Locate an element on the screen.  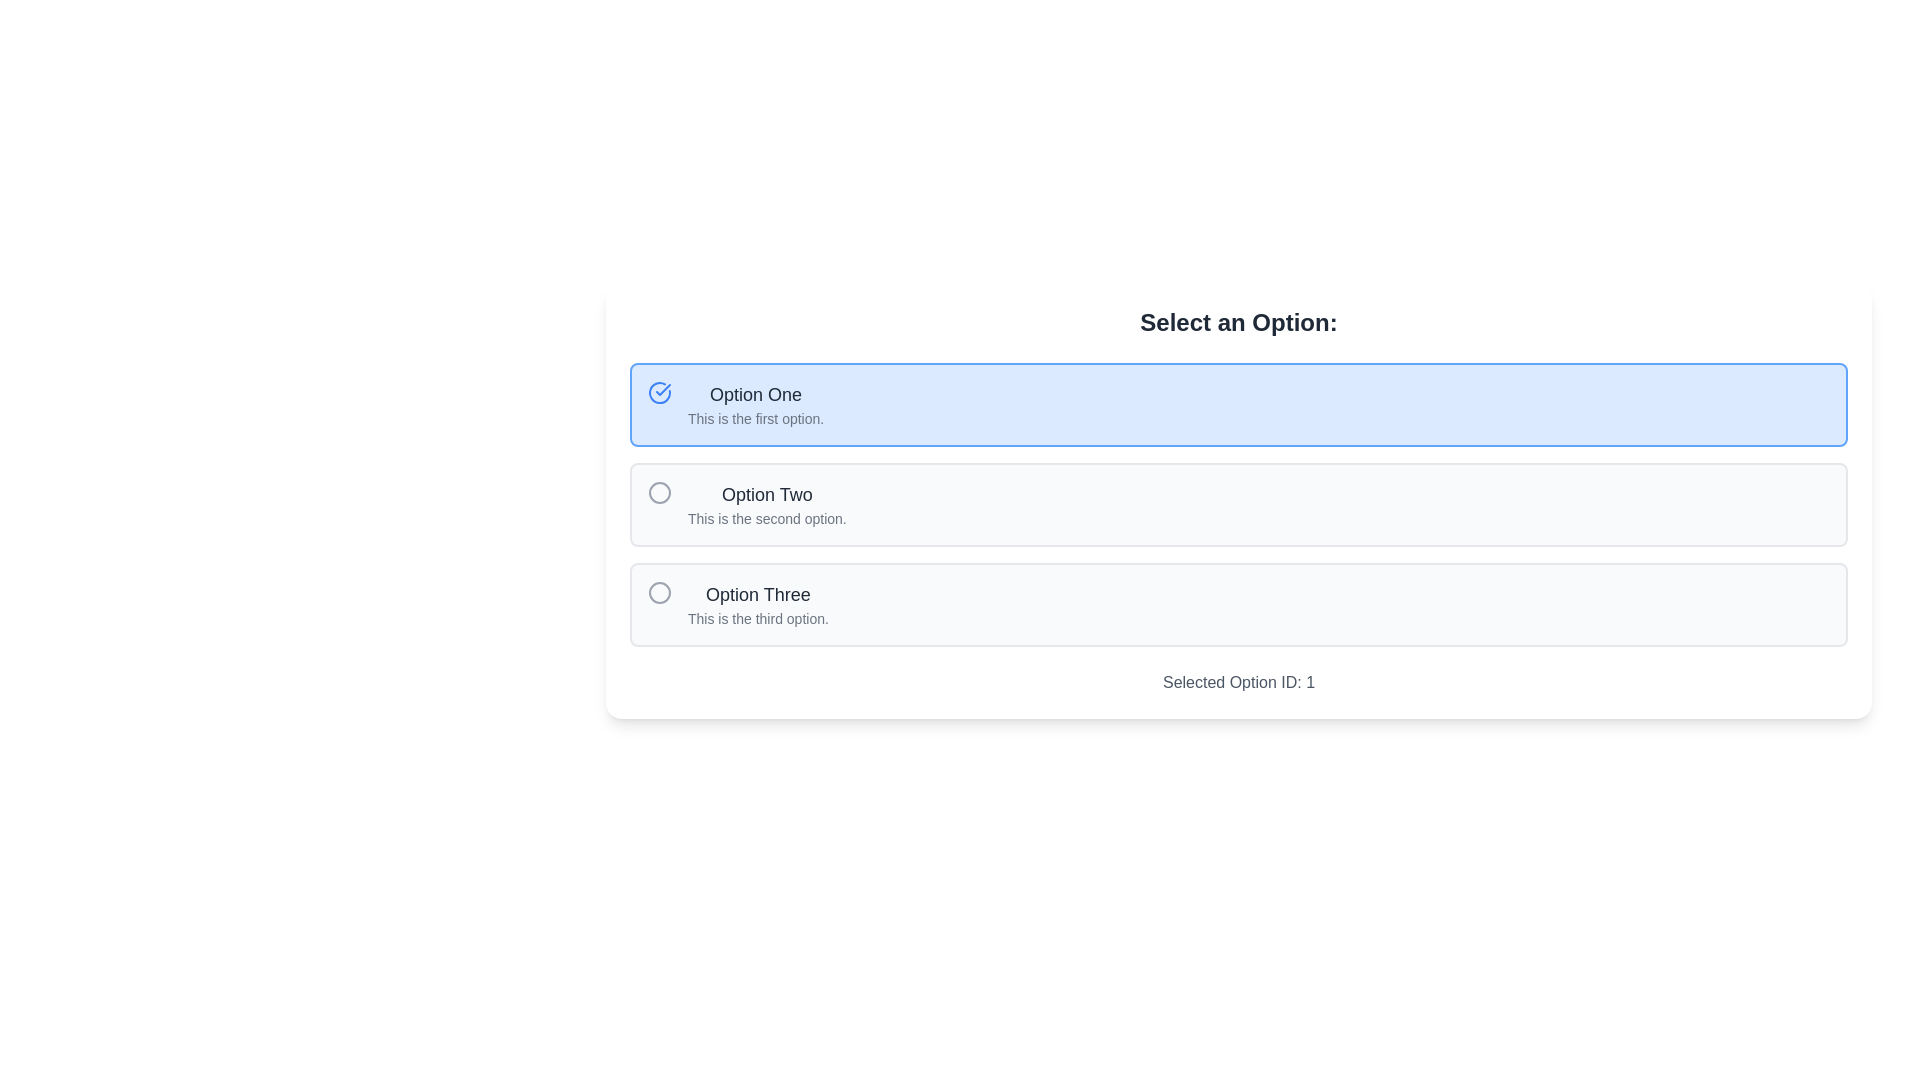
the third selectable list item (radio button) in a vertical list is located at coordinates (1237, 604).